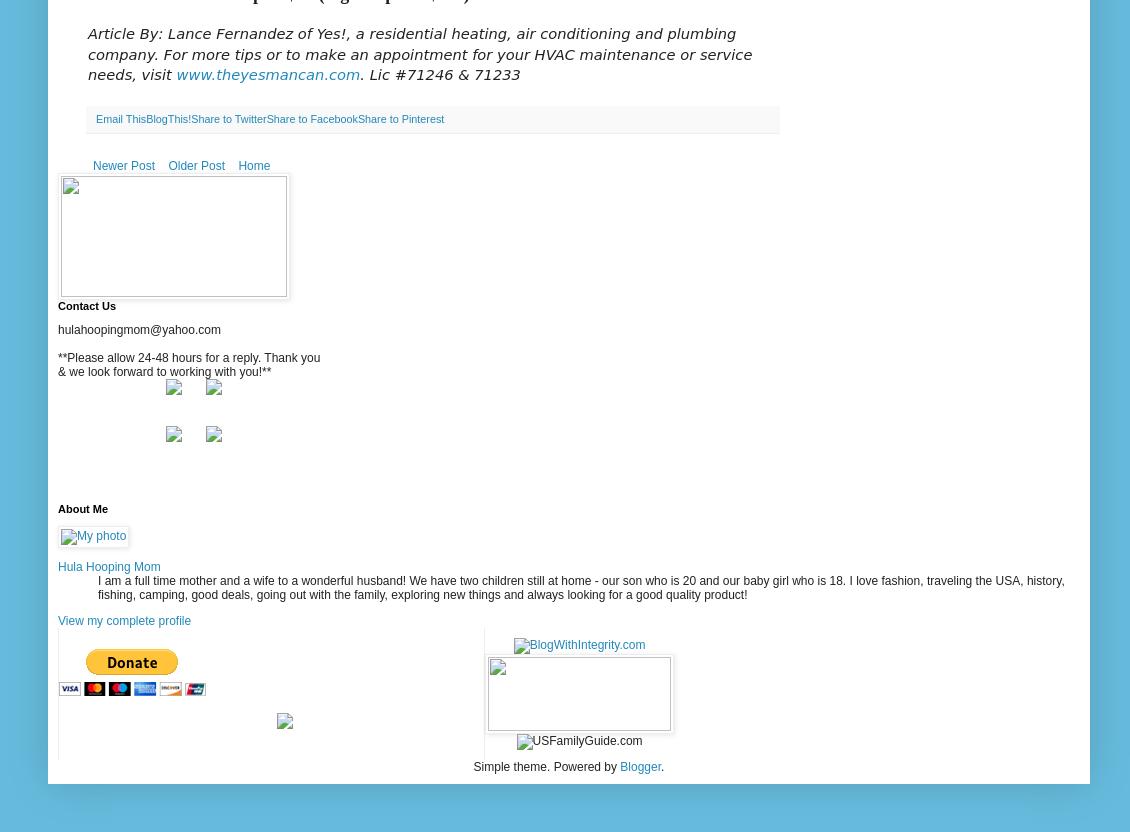  Describe the element at coordinates (270, 637) in the screenshot. I see `'Please consider supporting us along our journey!'` at that location.